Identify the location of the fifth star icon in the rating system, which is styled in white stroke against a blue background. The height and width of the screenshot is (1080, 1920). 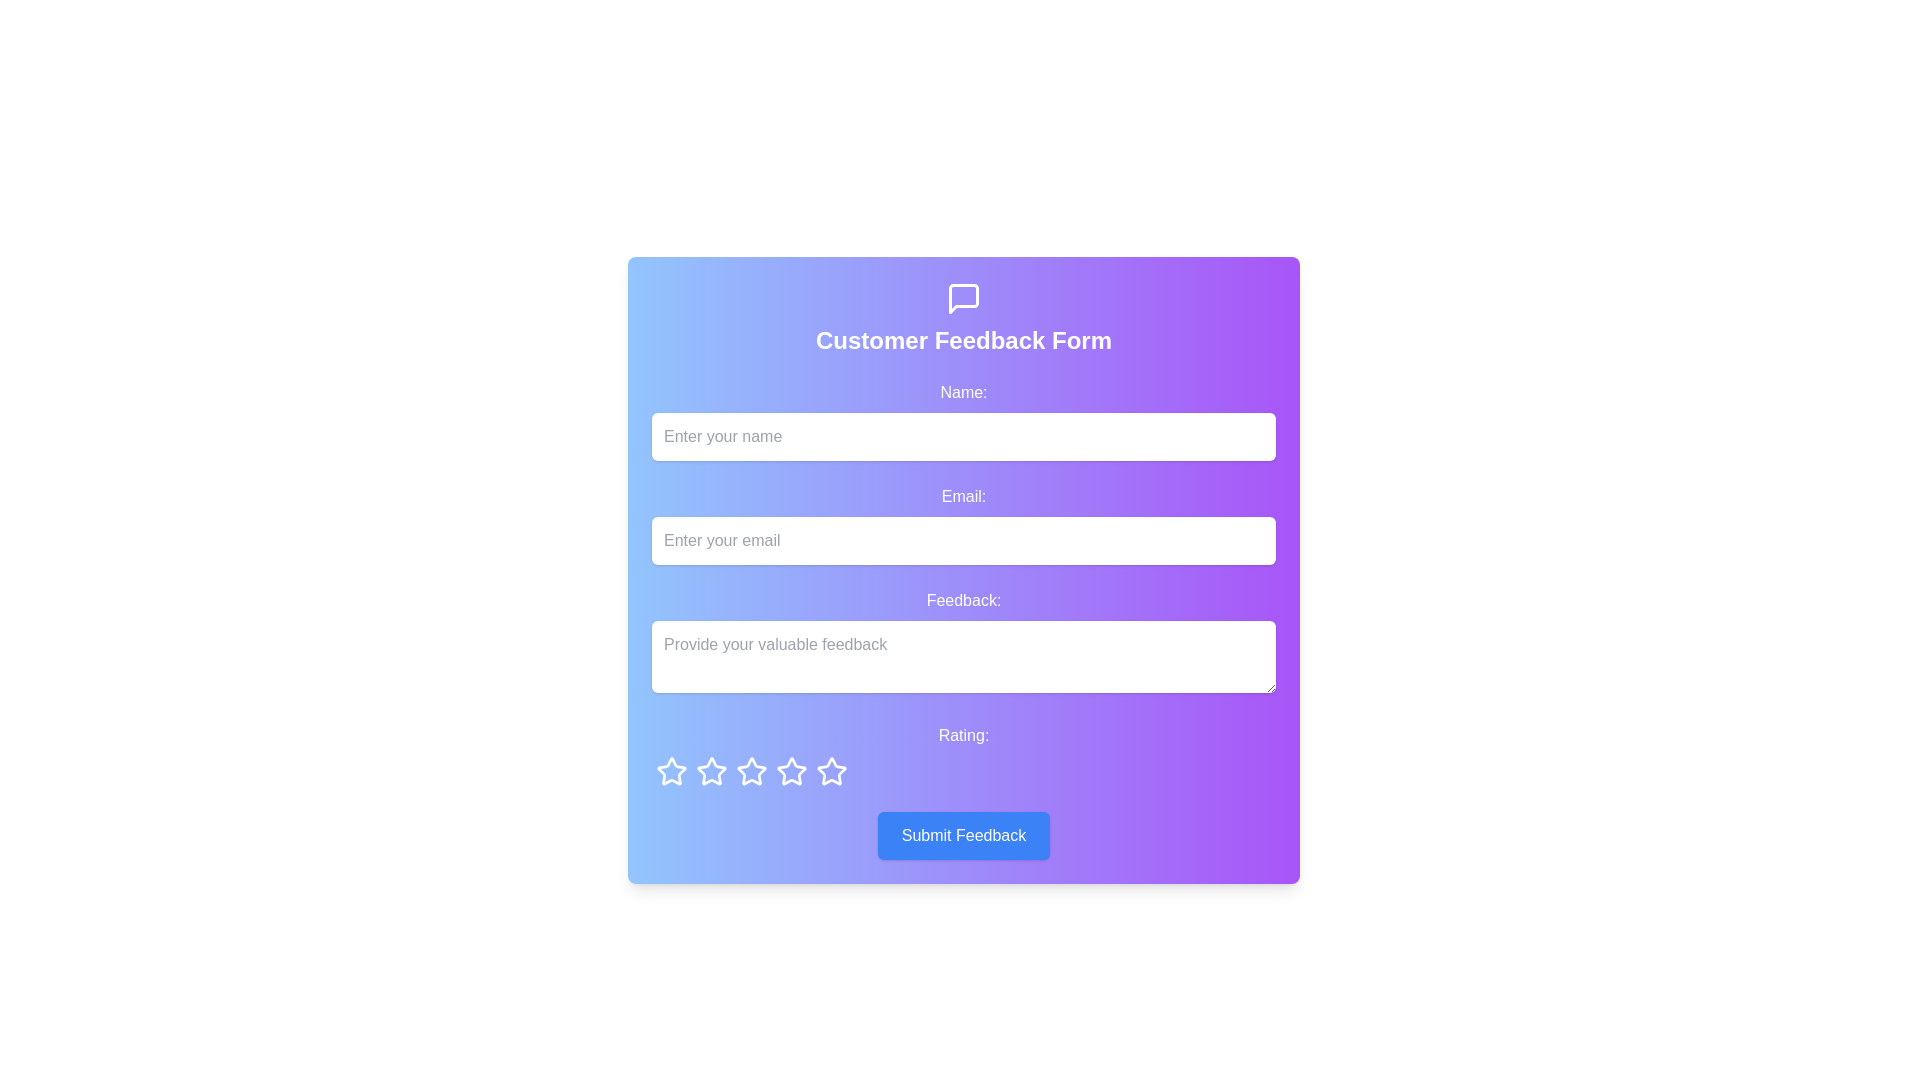
(791, 770).